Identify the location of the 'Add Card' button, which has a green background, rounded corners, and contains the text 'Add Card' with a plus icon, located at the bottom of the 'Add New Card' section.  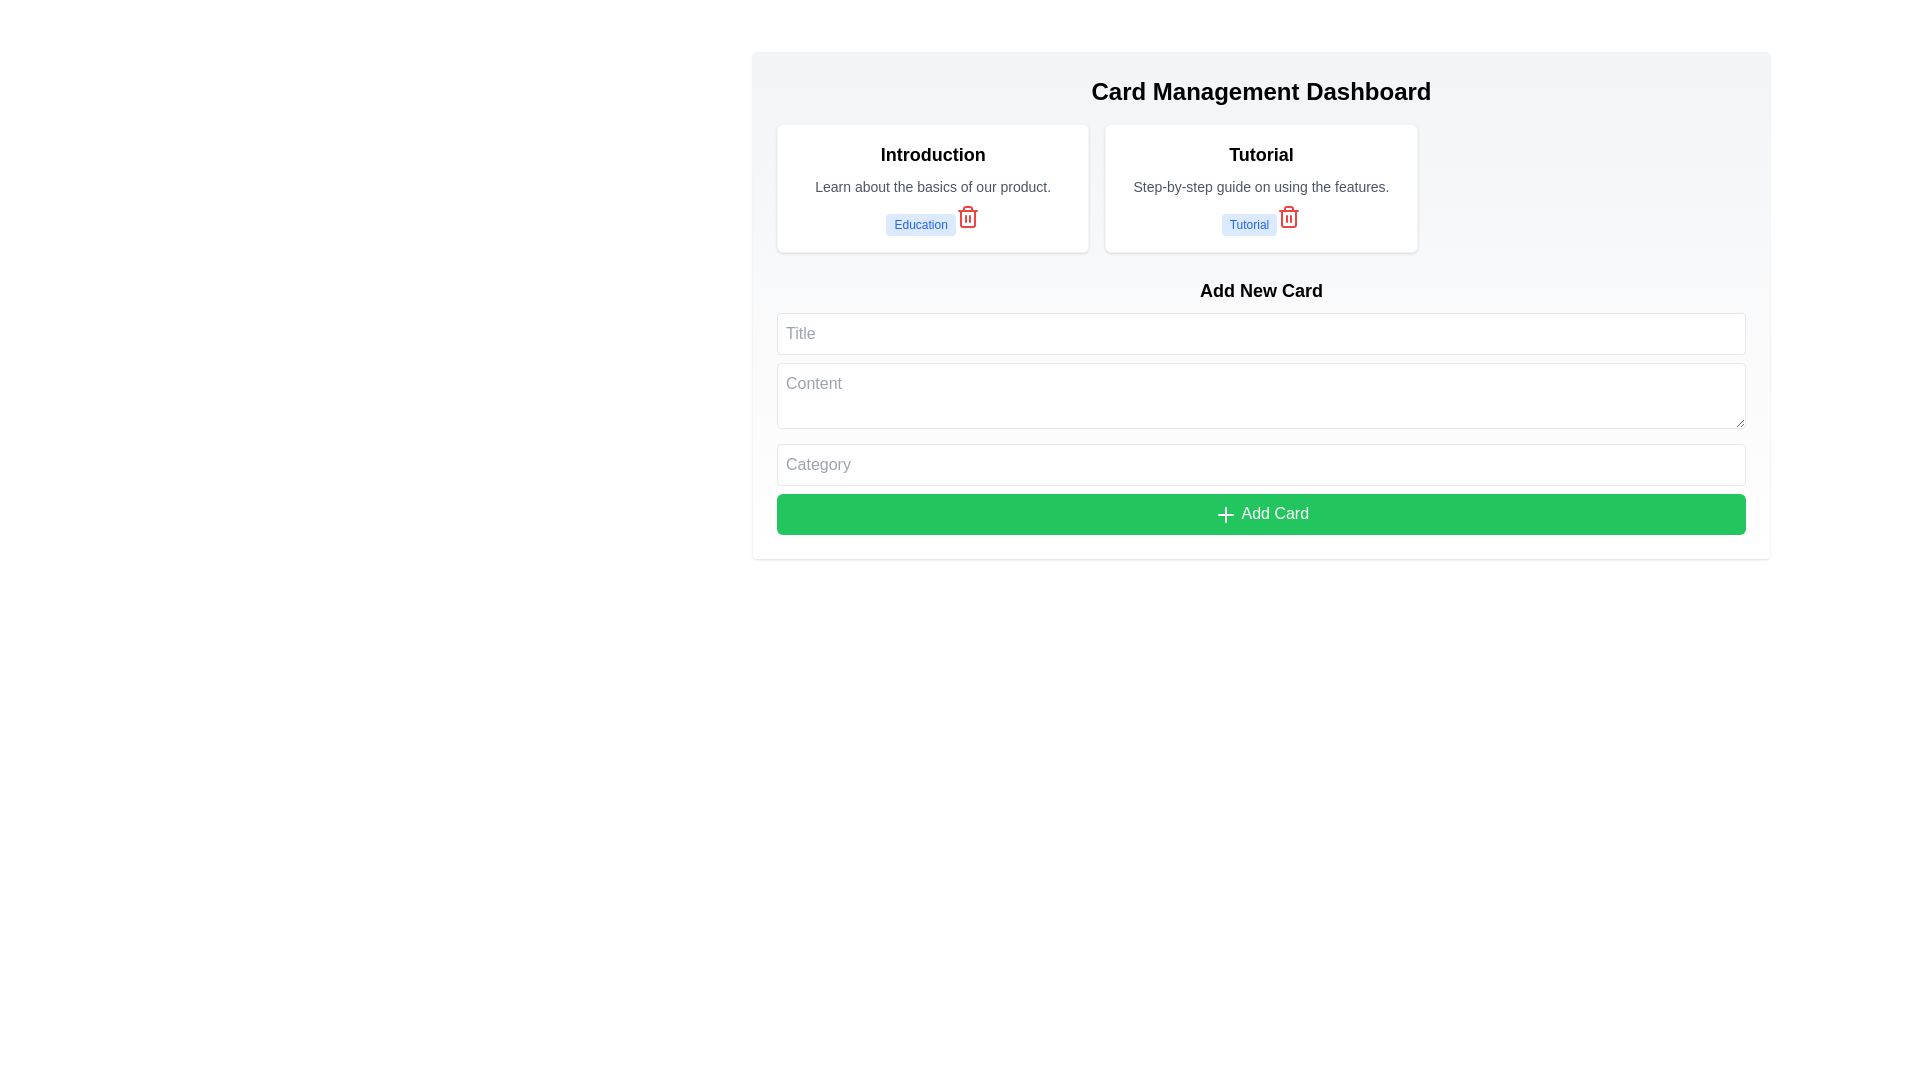
(1260, 513).